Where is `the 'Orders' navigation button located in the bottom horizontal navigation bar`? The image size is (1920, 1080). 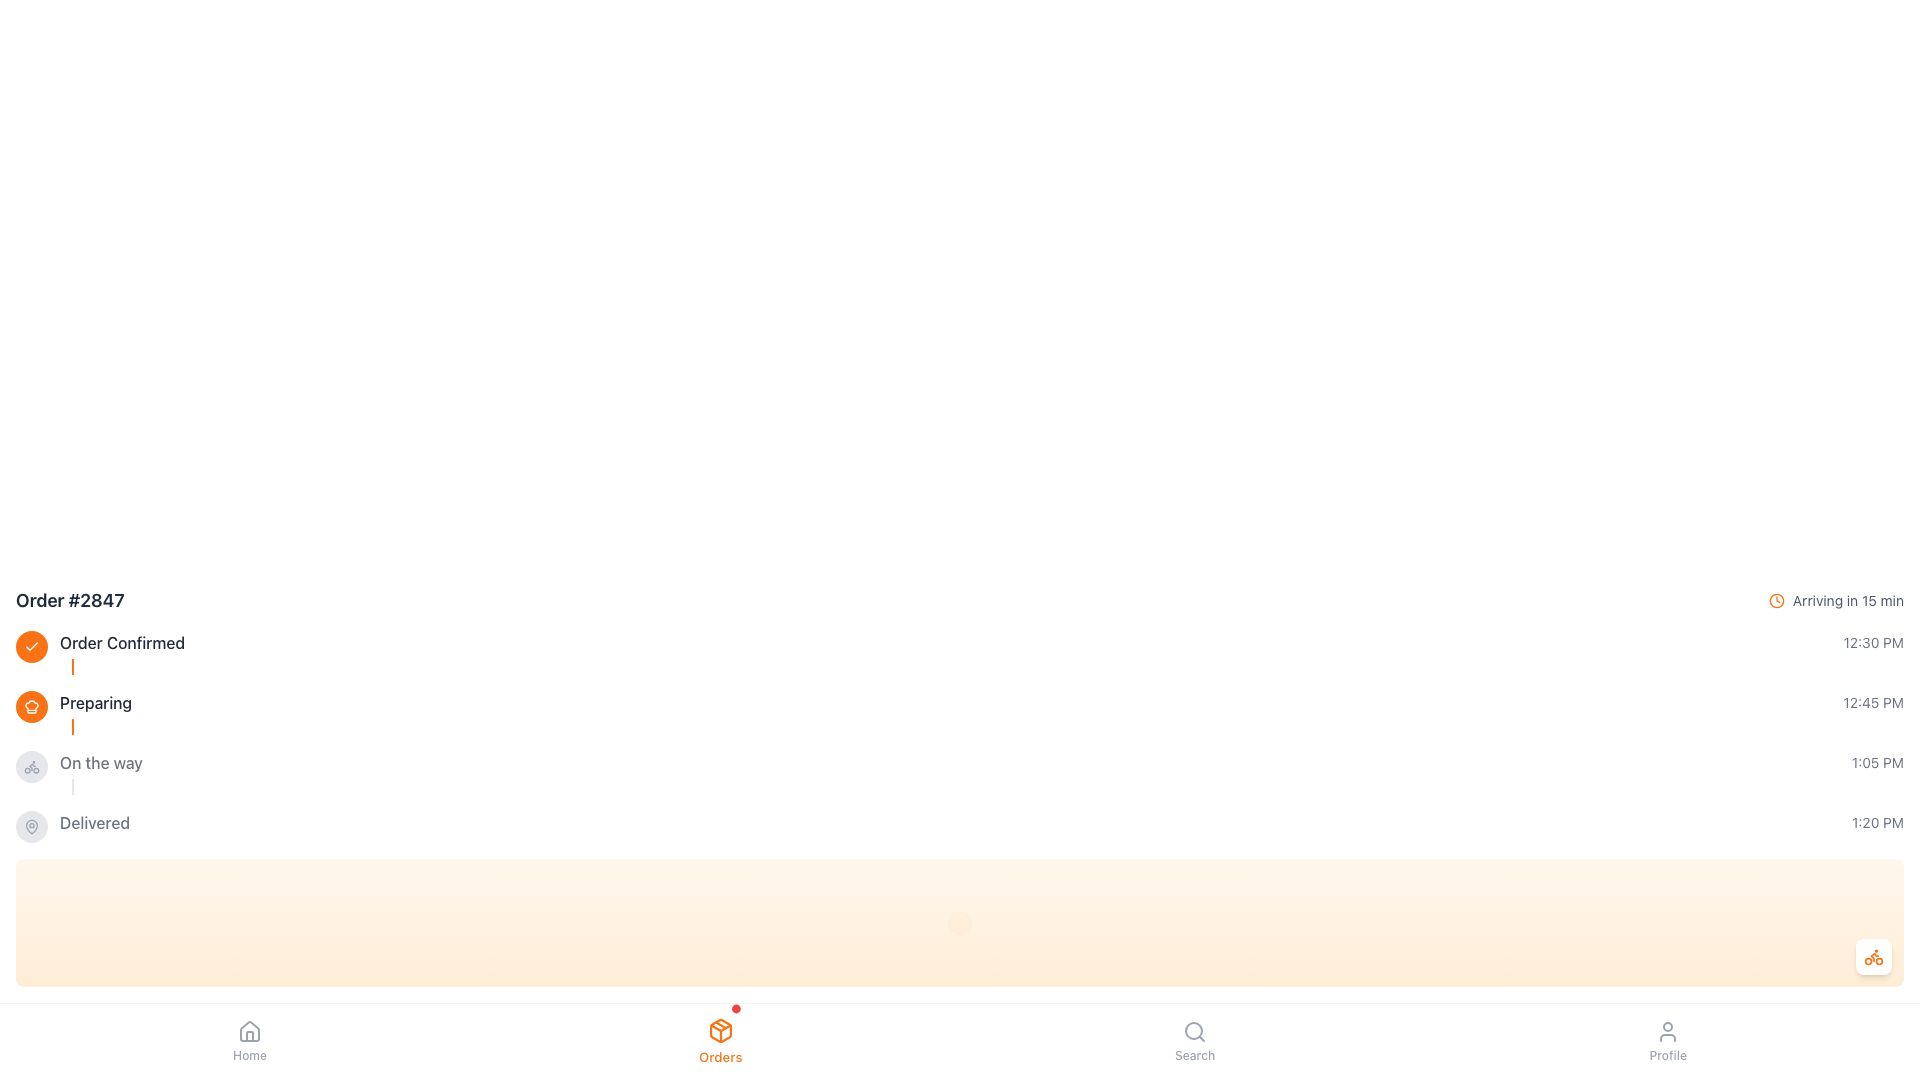 the 'Orders' navigation button located in the bottom horizontal navigation bar is located at coordinates (720, 1040).